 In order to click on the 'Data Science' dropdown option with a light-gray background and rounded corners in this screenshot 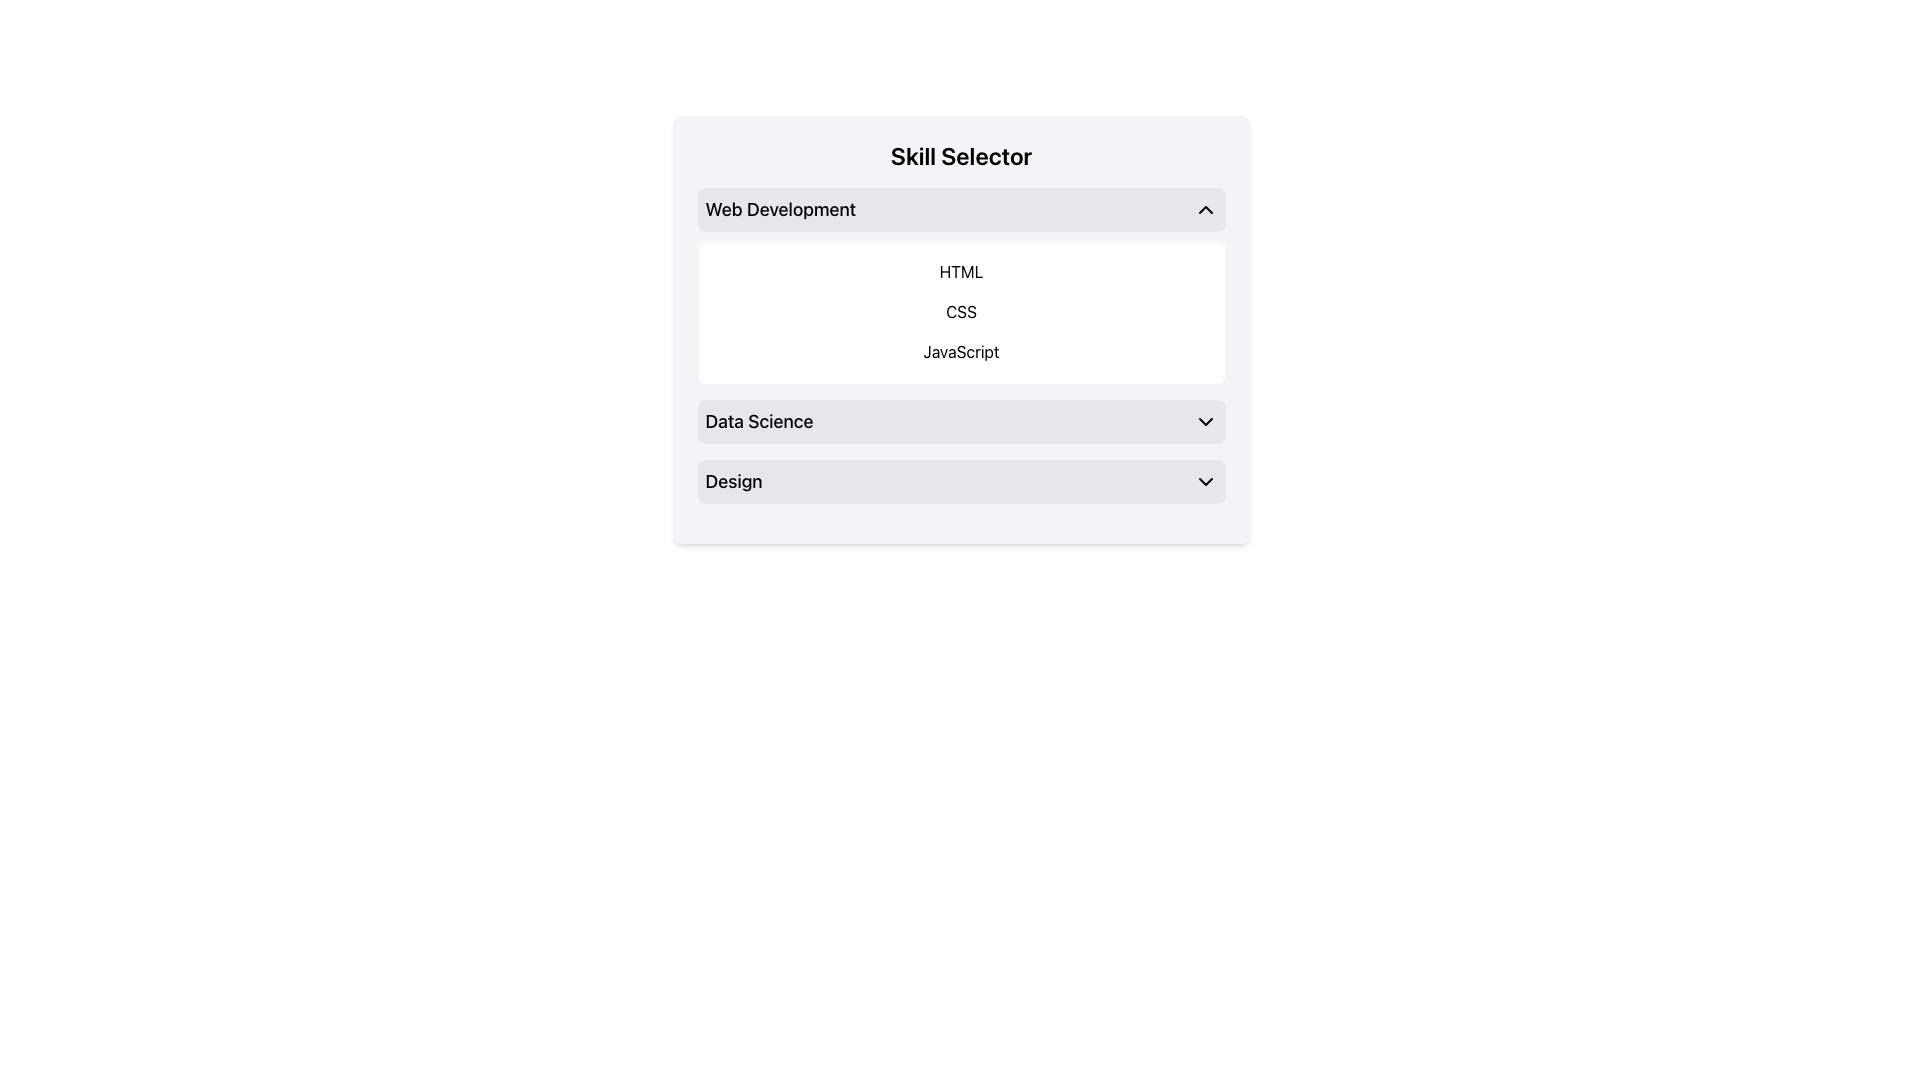, I will do `click(961, 420)`.